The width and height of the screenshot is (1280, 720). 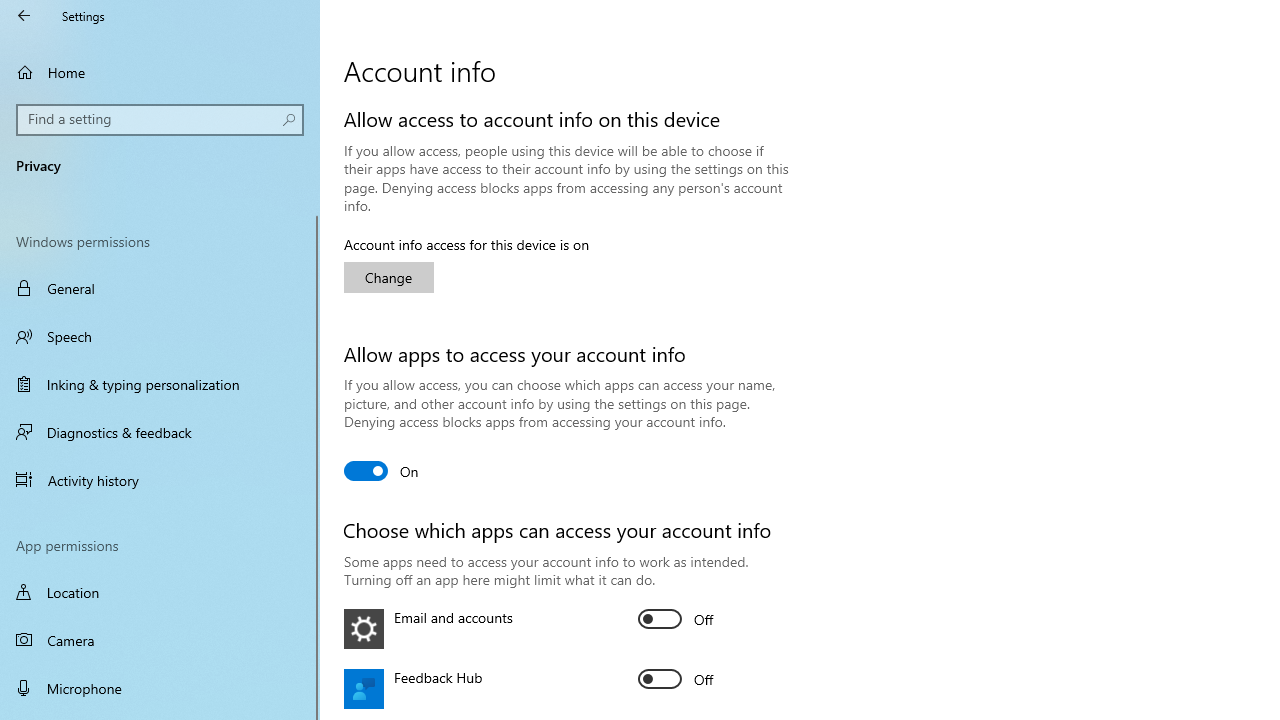 What do you see at coordinates (160, 640) in the screenshot?
I see `'Camera'` at bounding box center [160, 640].